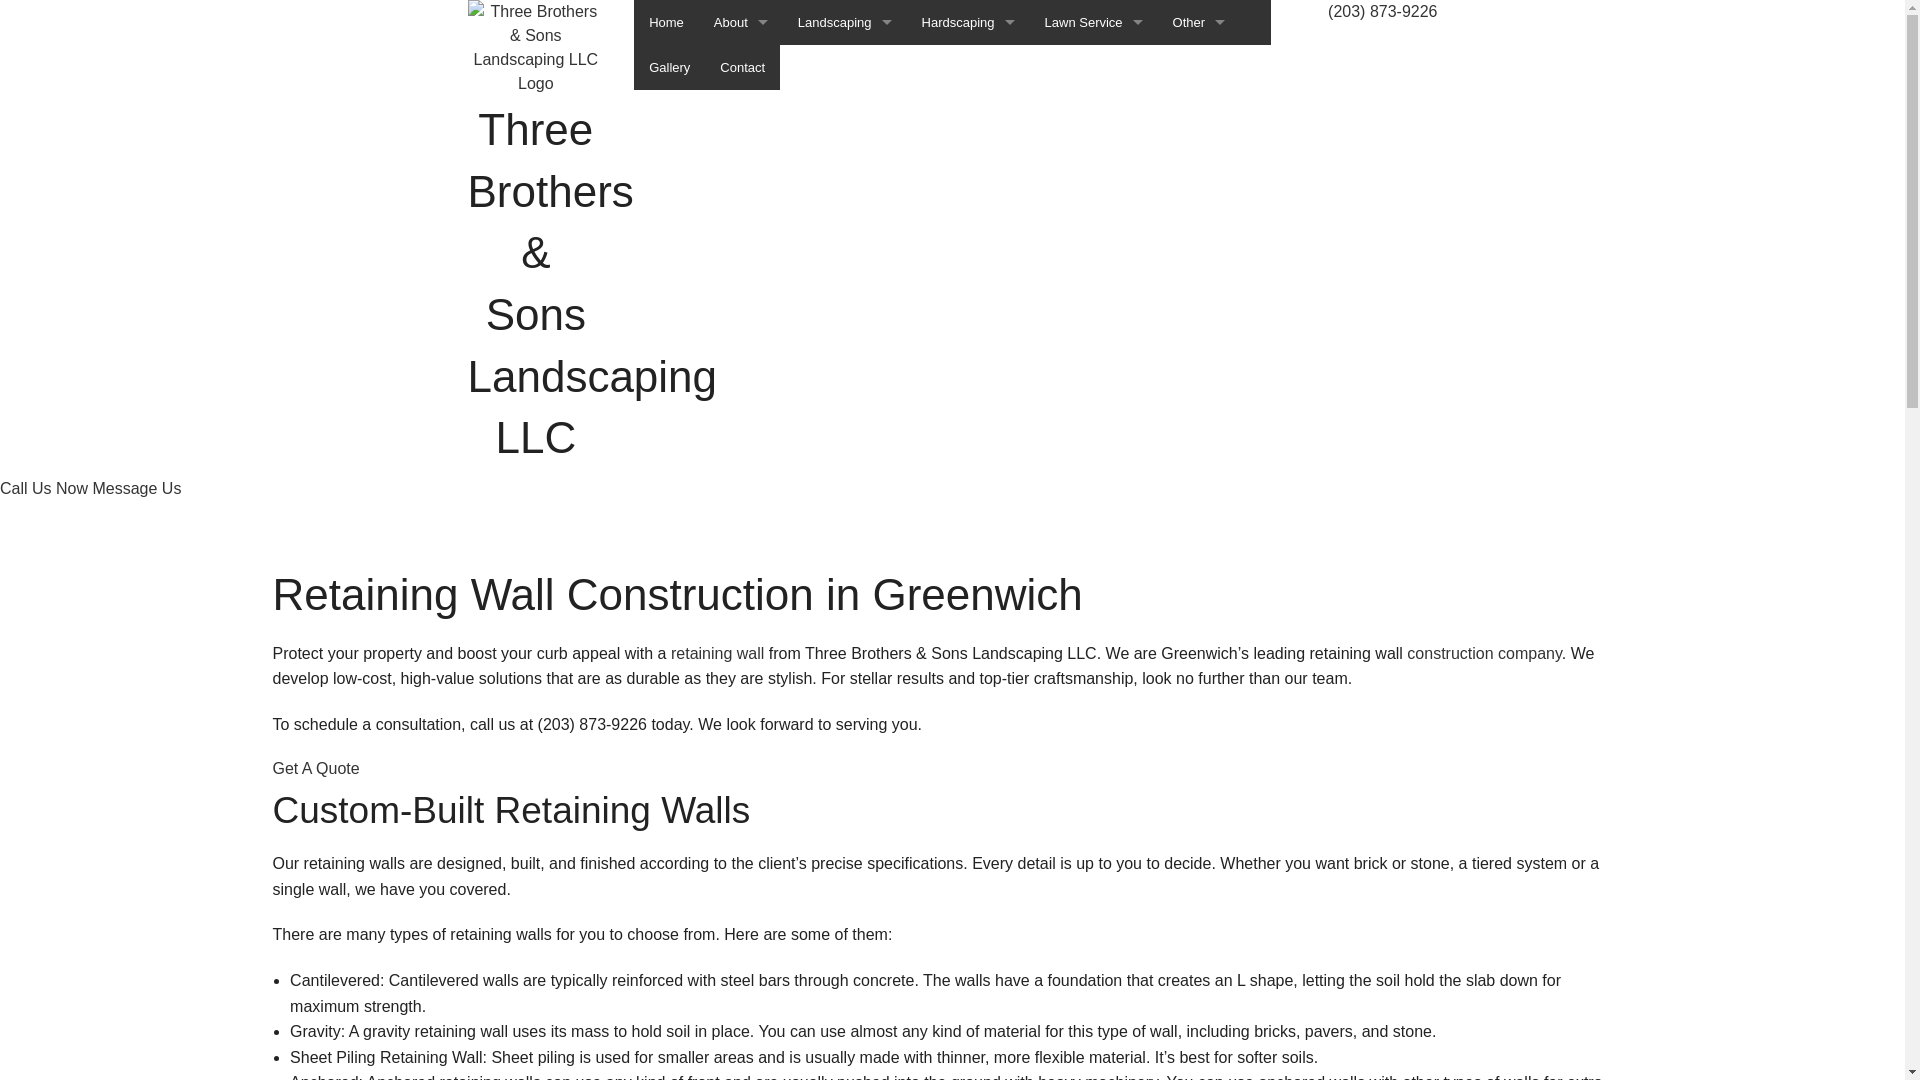 The width and height of the screenshot is (1920, 1080). Describe the element at coordinates (1199, 246) in the screenshot. I see `'Seasoned Firewood'` at that location.